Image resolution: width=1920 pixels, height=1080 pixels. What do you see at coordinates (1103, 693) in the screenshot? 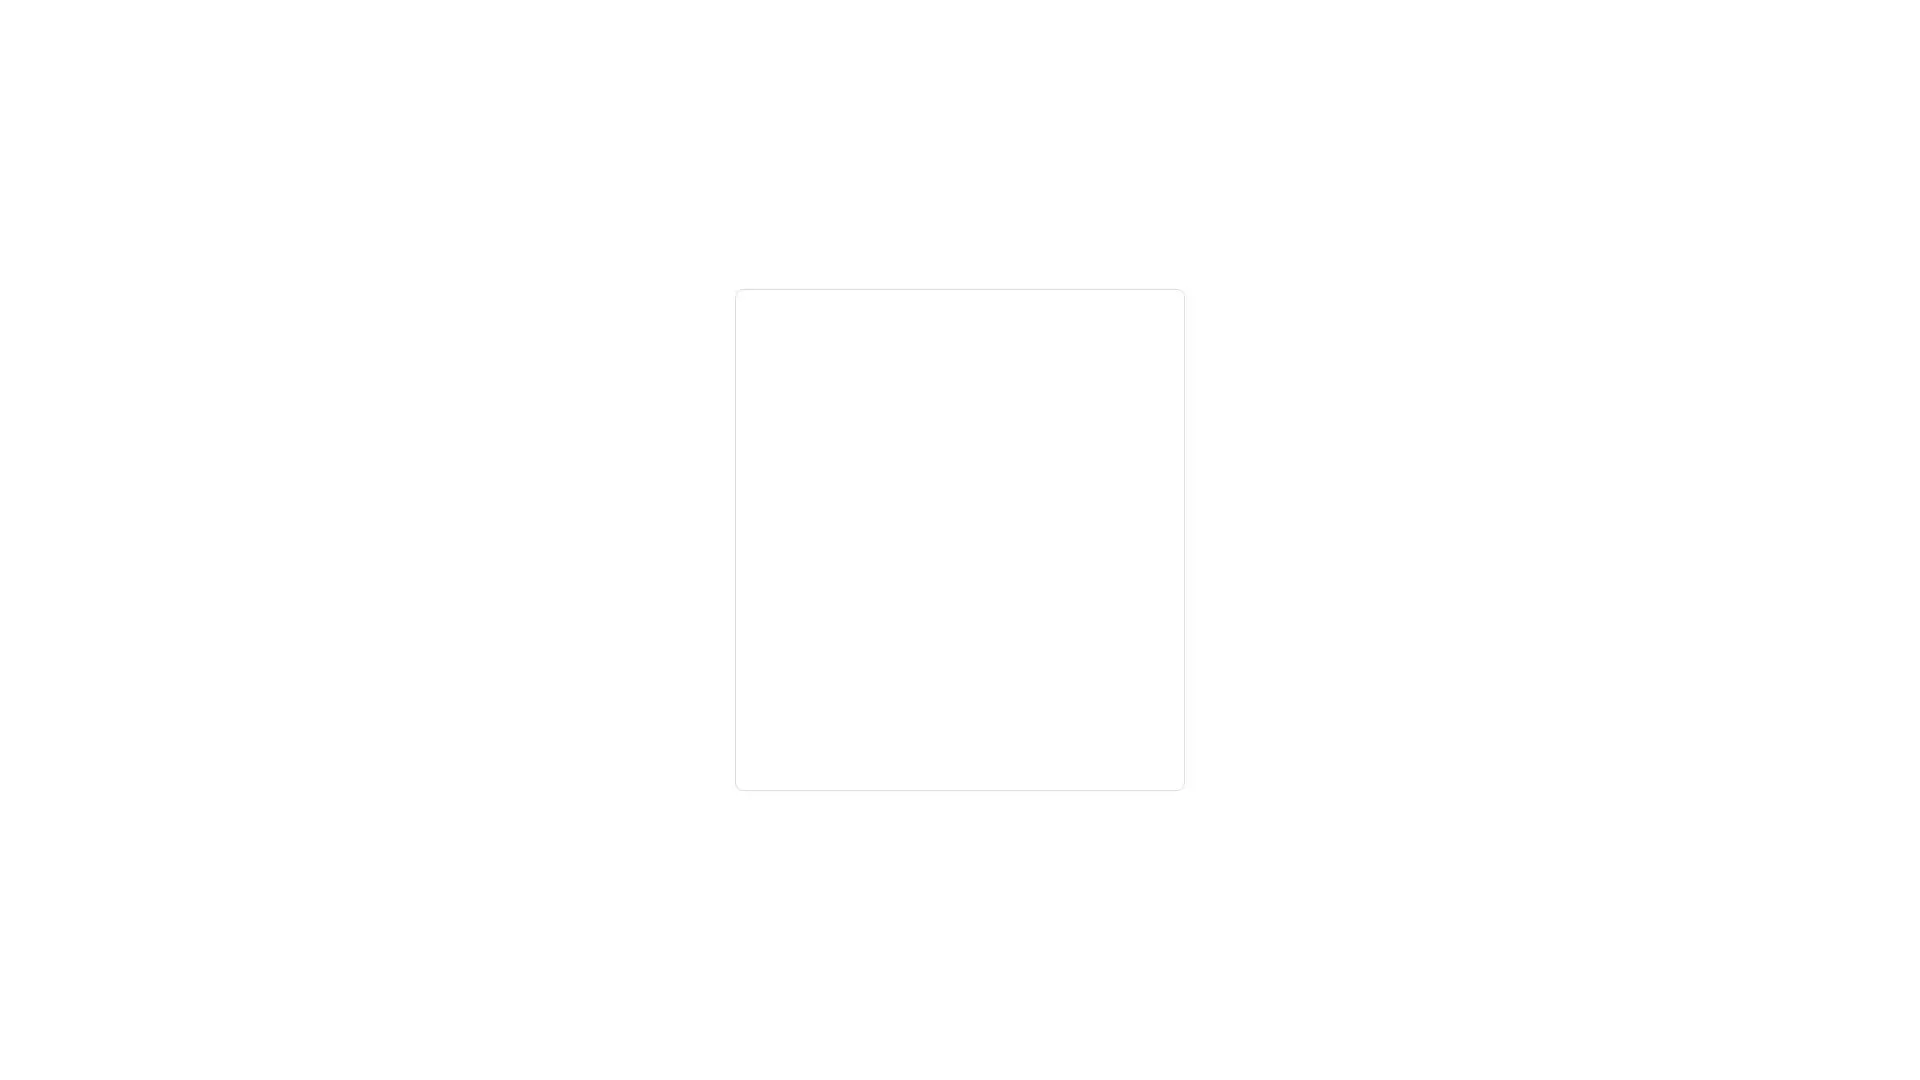
I see `Next` at bounding box center [1103, 693].